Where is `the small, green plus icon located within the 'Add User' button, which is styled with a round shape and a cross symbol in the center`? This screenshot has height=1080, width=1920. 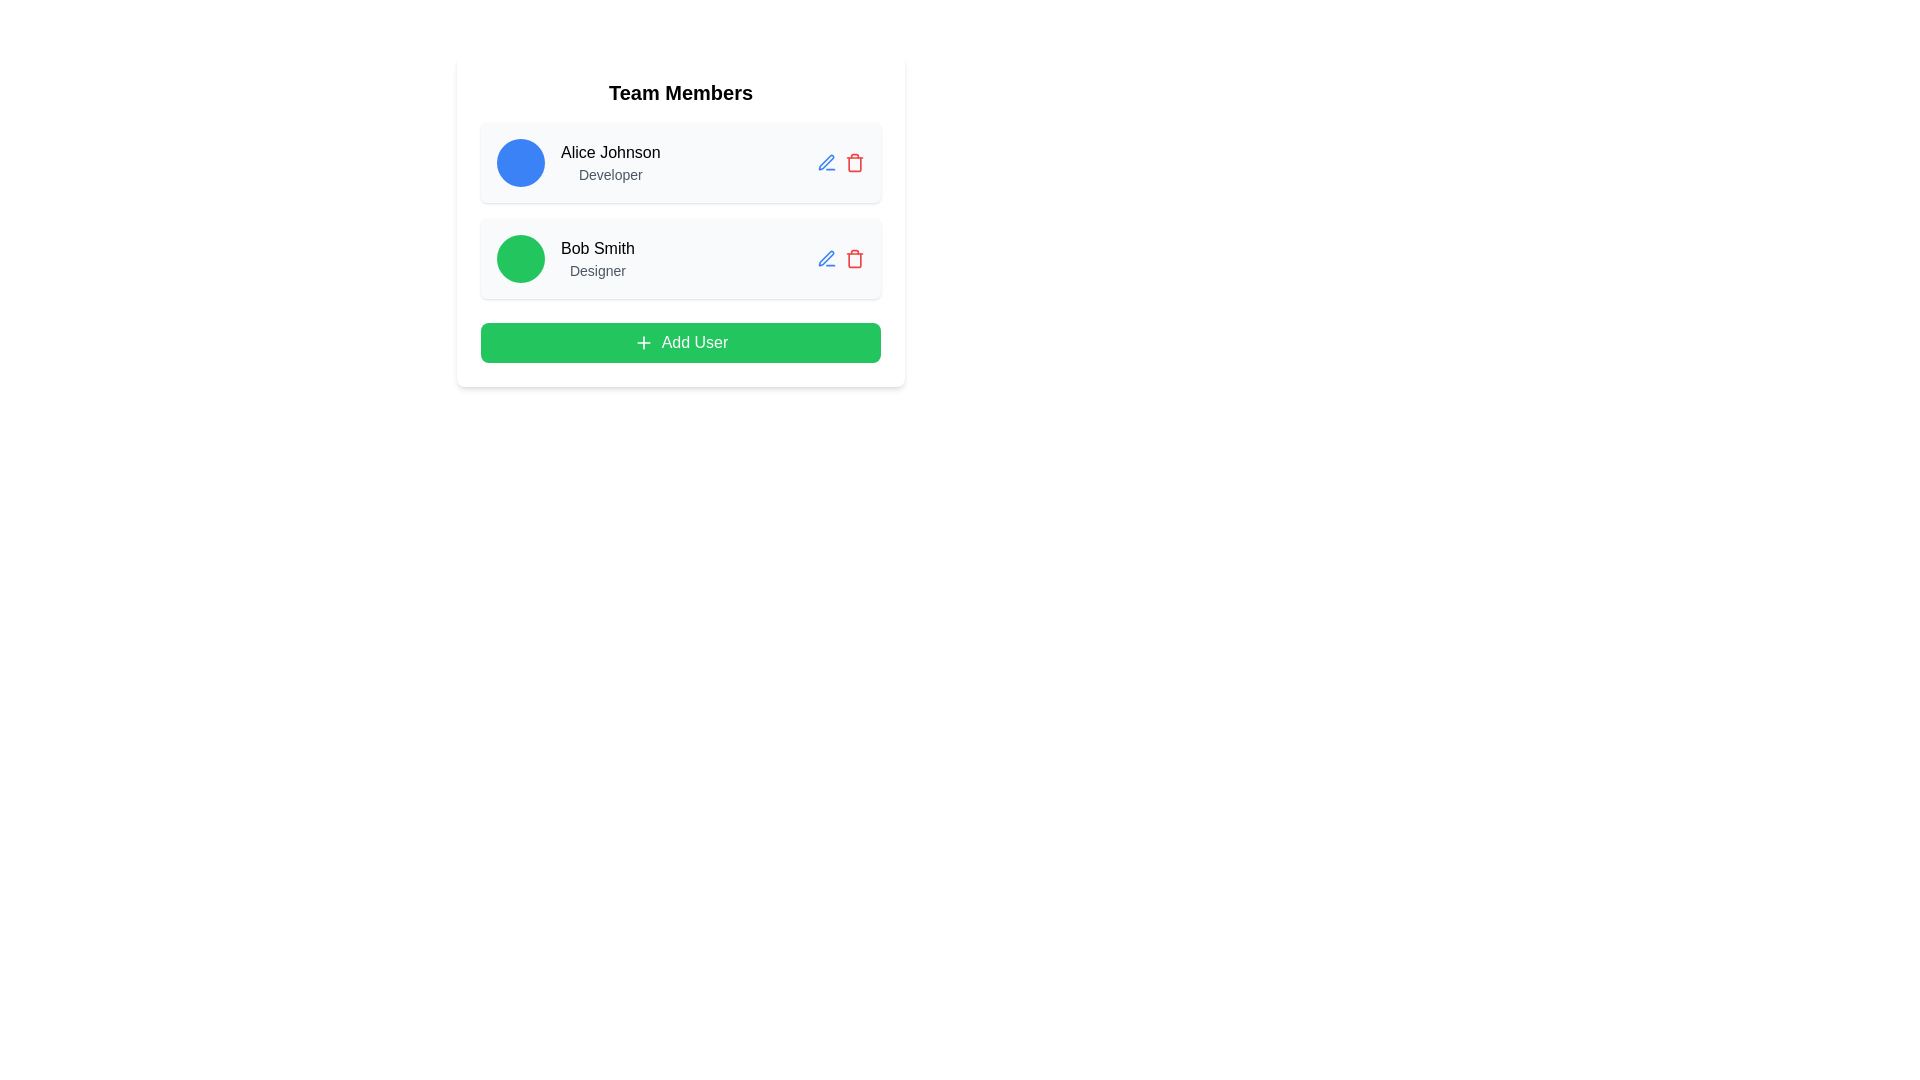 the small, green plus icon located within the 'Add User' button, which is styled with a round shape and a cross symbol in the center is located at coordinates (643, 342).